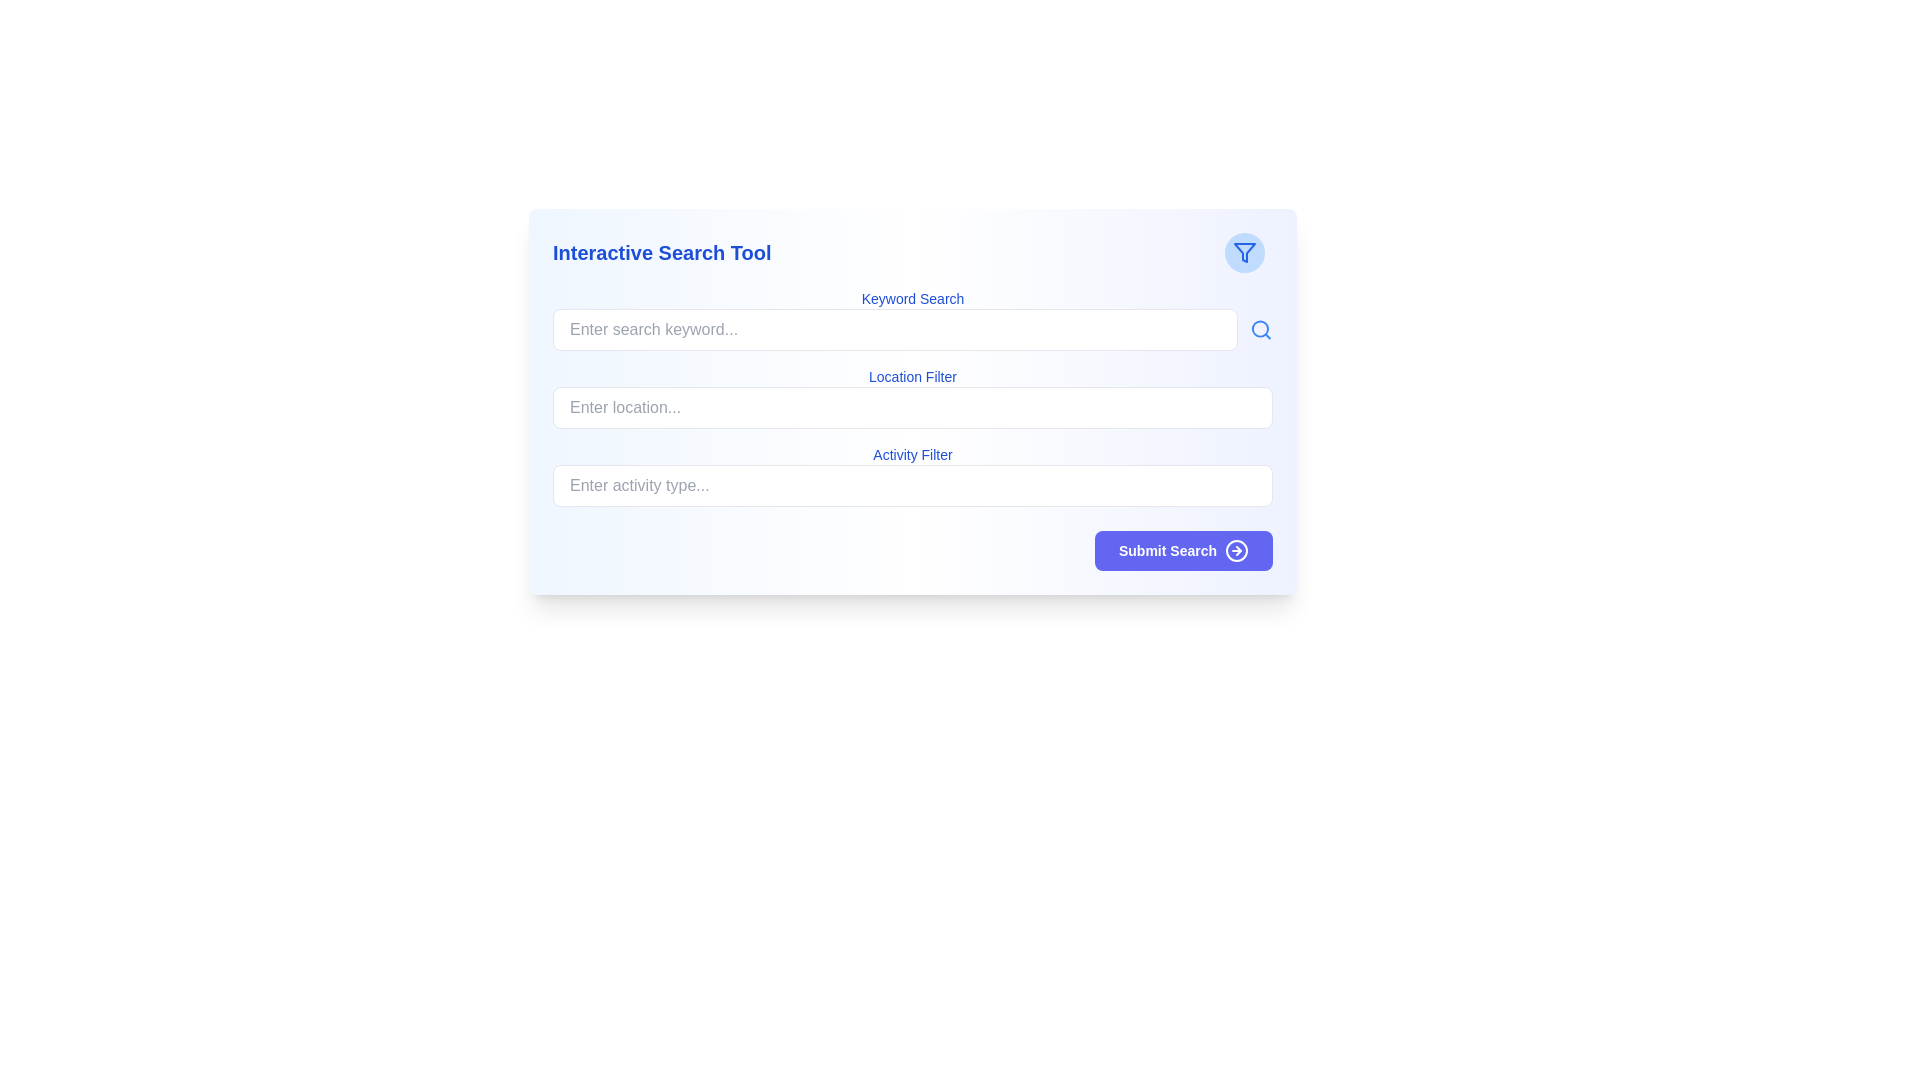 The height and width of the screenshot is (1080, 1920). Describe the element at coordinates (1236, 551) in the screenshot. I see `the circular decorative element within the right-facing arrow icon located at the bottom-right corner of the interface, adjacent to the 'Submit Search' button` at that location.